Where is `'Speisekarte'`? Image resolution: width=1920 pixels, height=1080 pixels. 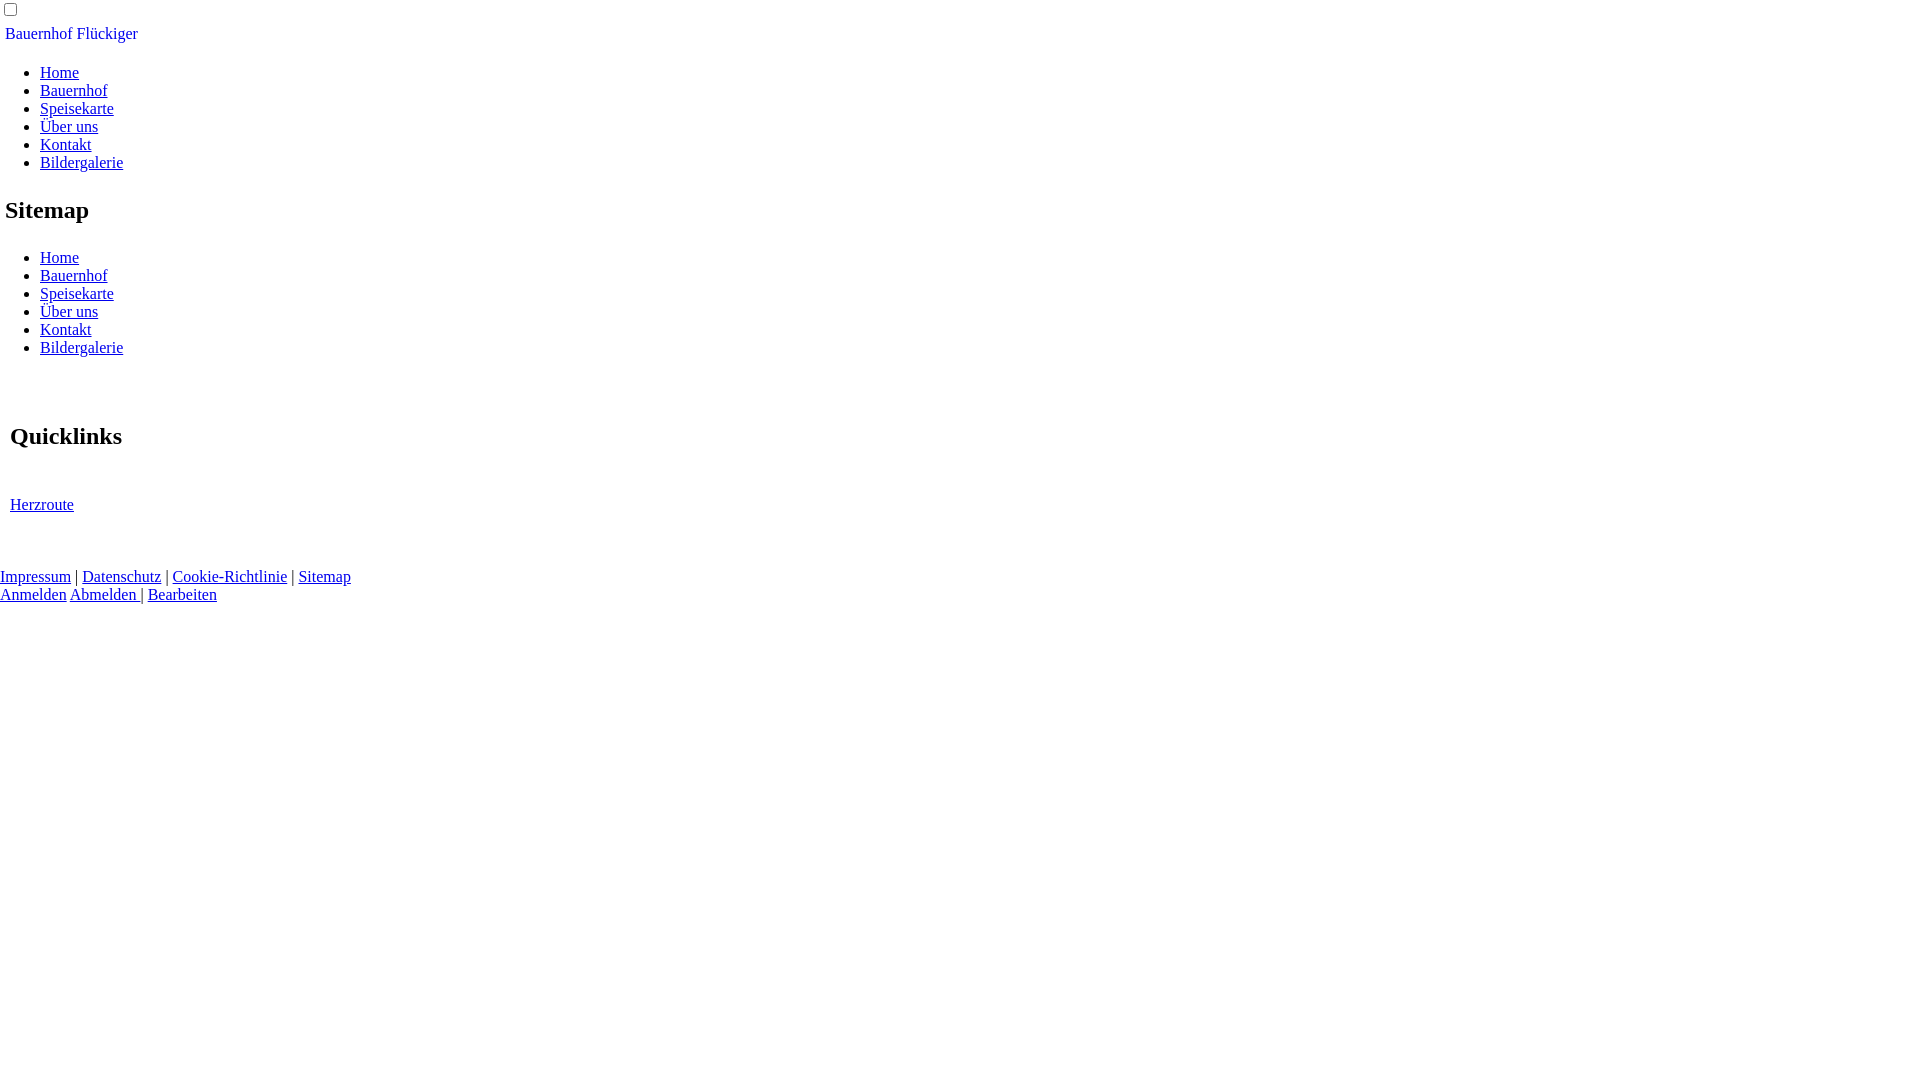 'Speisekarte' is located at coordinates (76, 108).